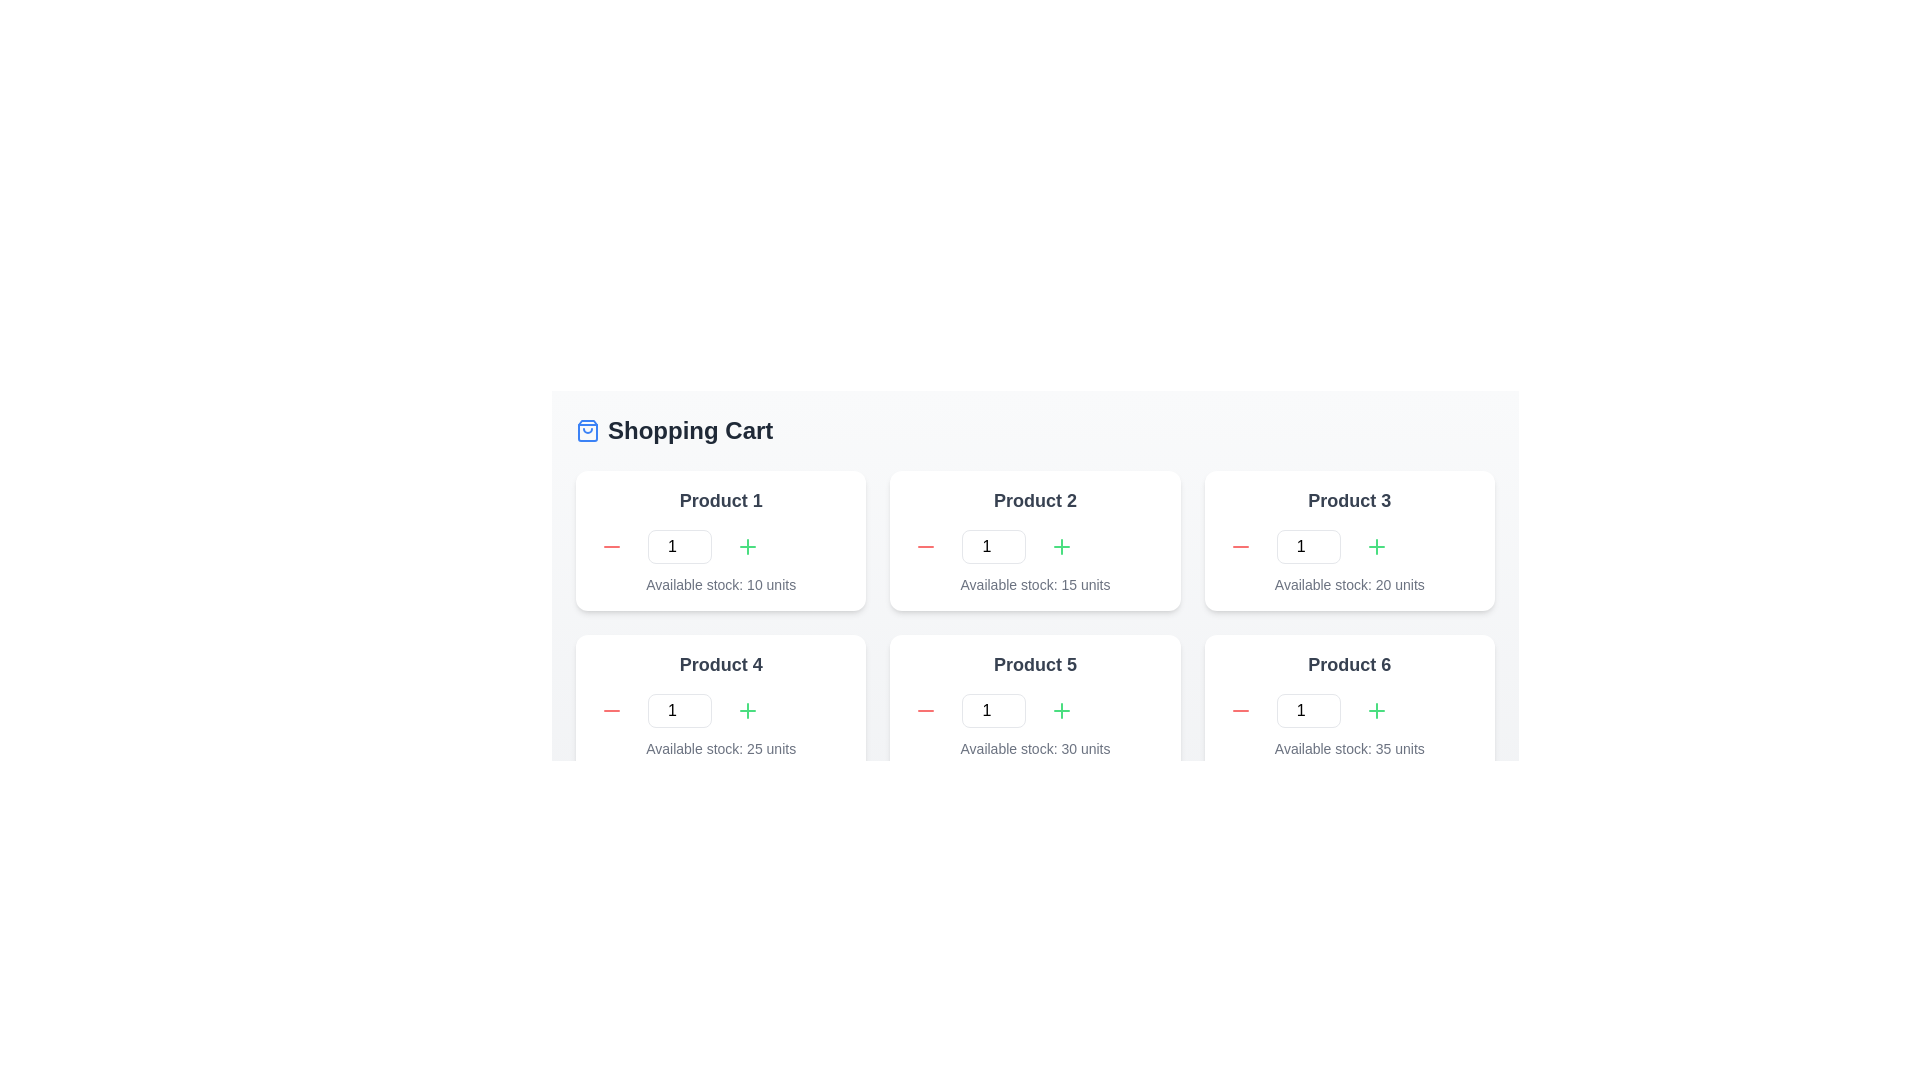 This screenshot has height=1080, width=1920. Describe the element at coordinates (1349, 547) in the screenshot. I see `the quantity selector buttons for 'Product 3'` at that location.